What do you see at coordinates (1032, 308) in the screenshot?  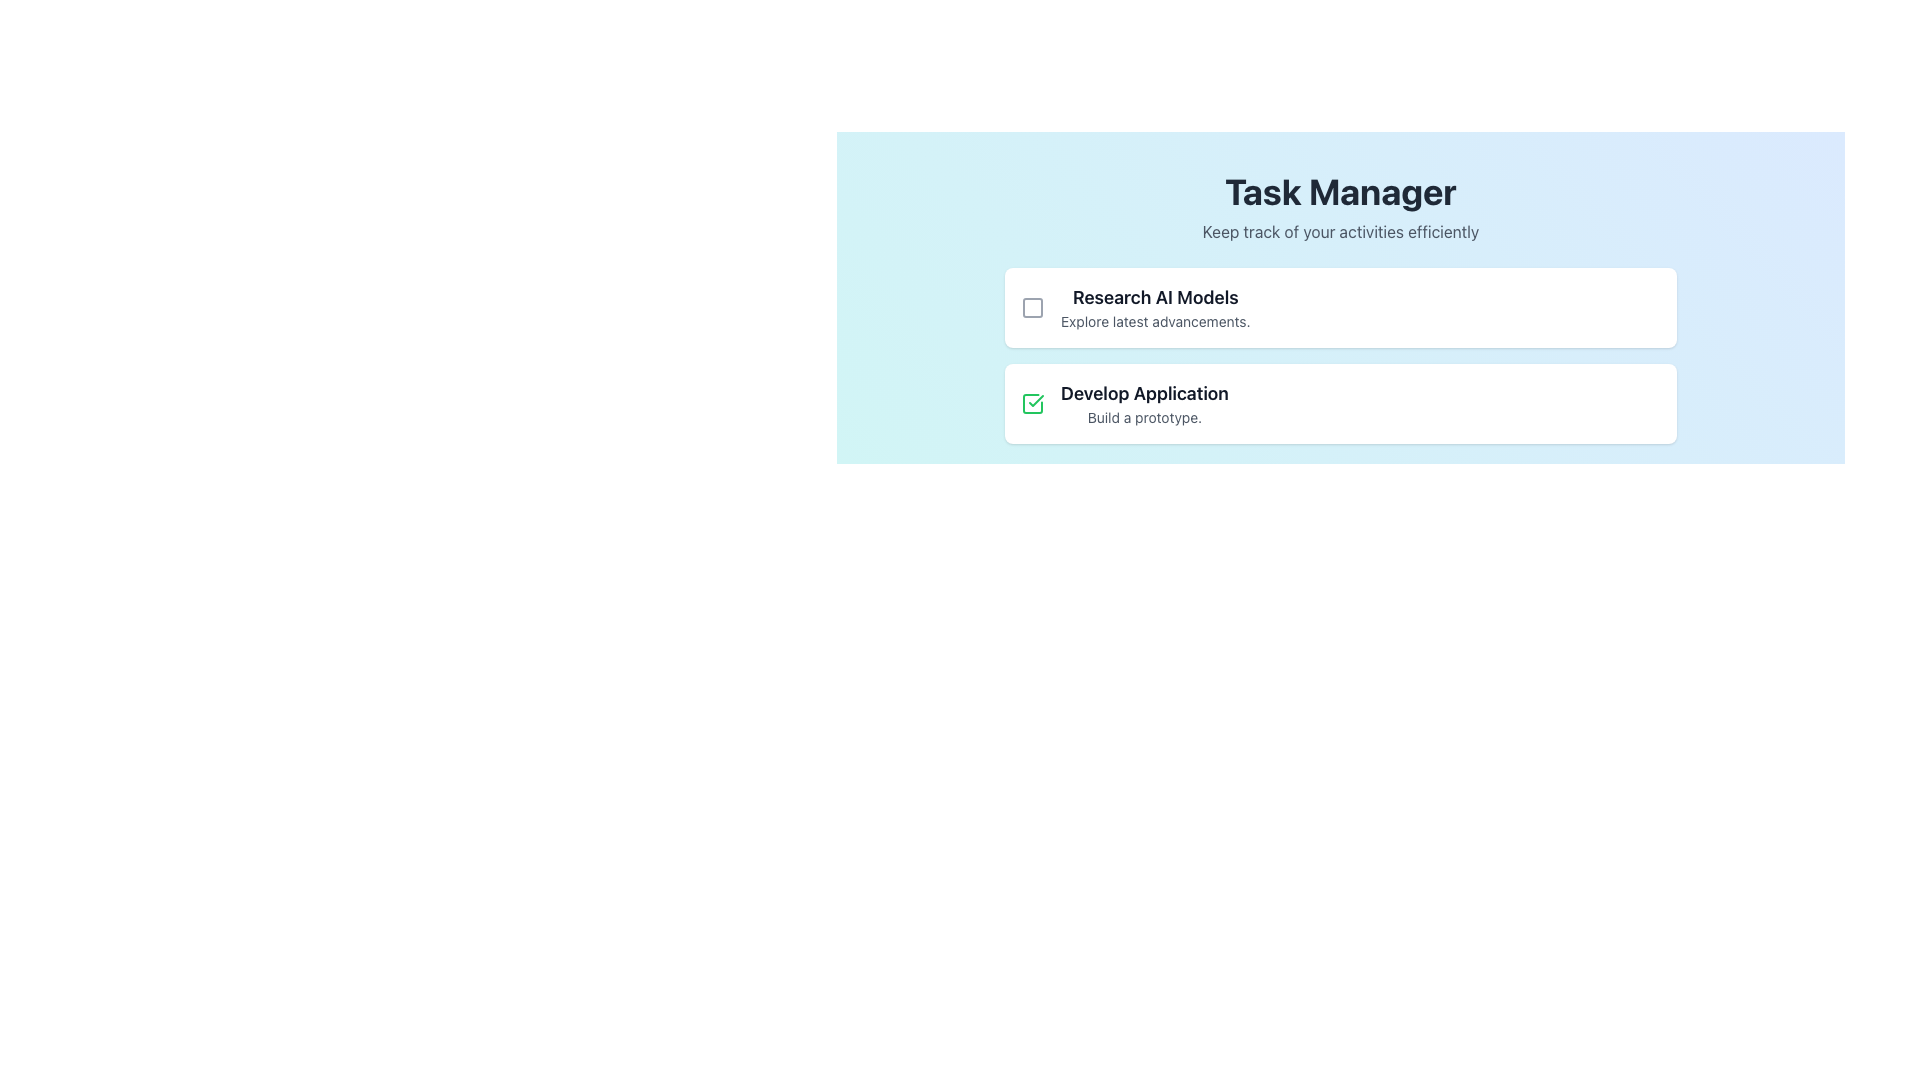 I see `the checkbox component next to 'Research AI Models' in the Task Manager section` at bounding box center [1032, 308].